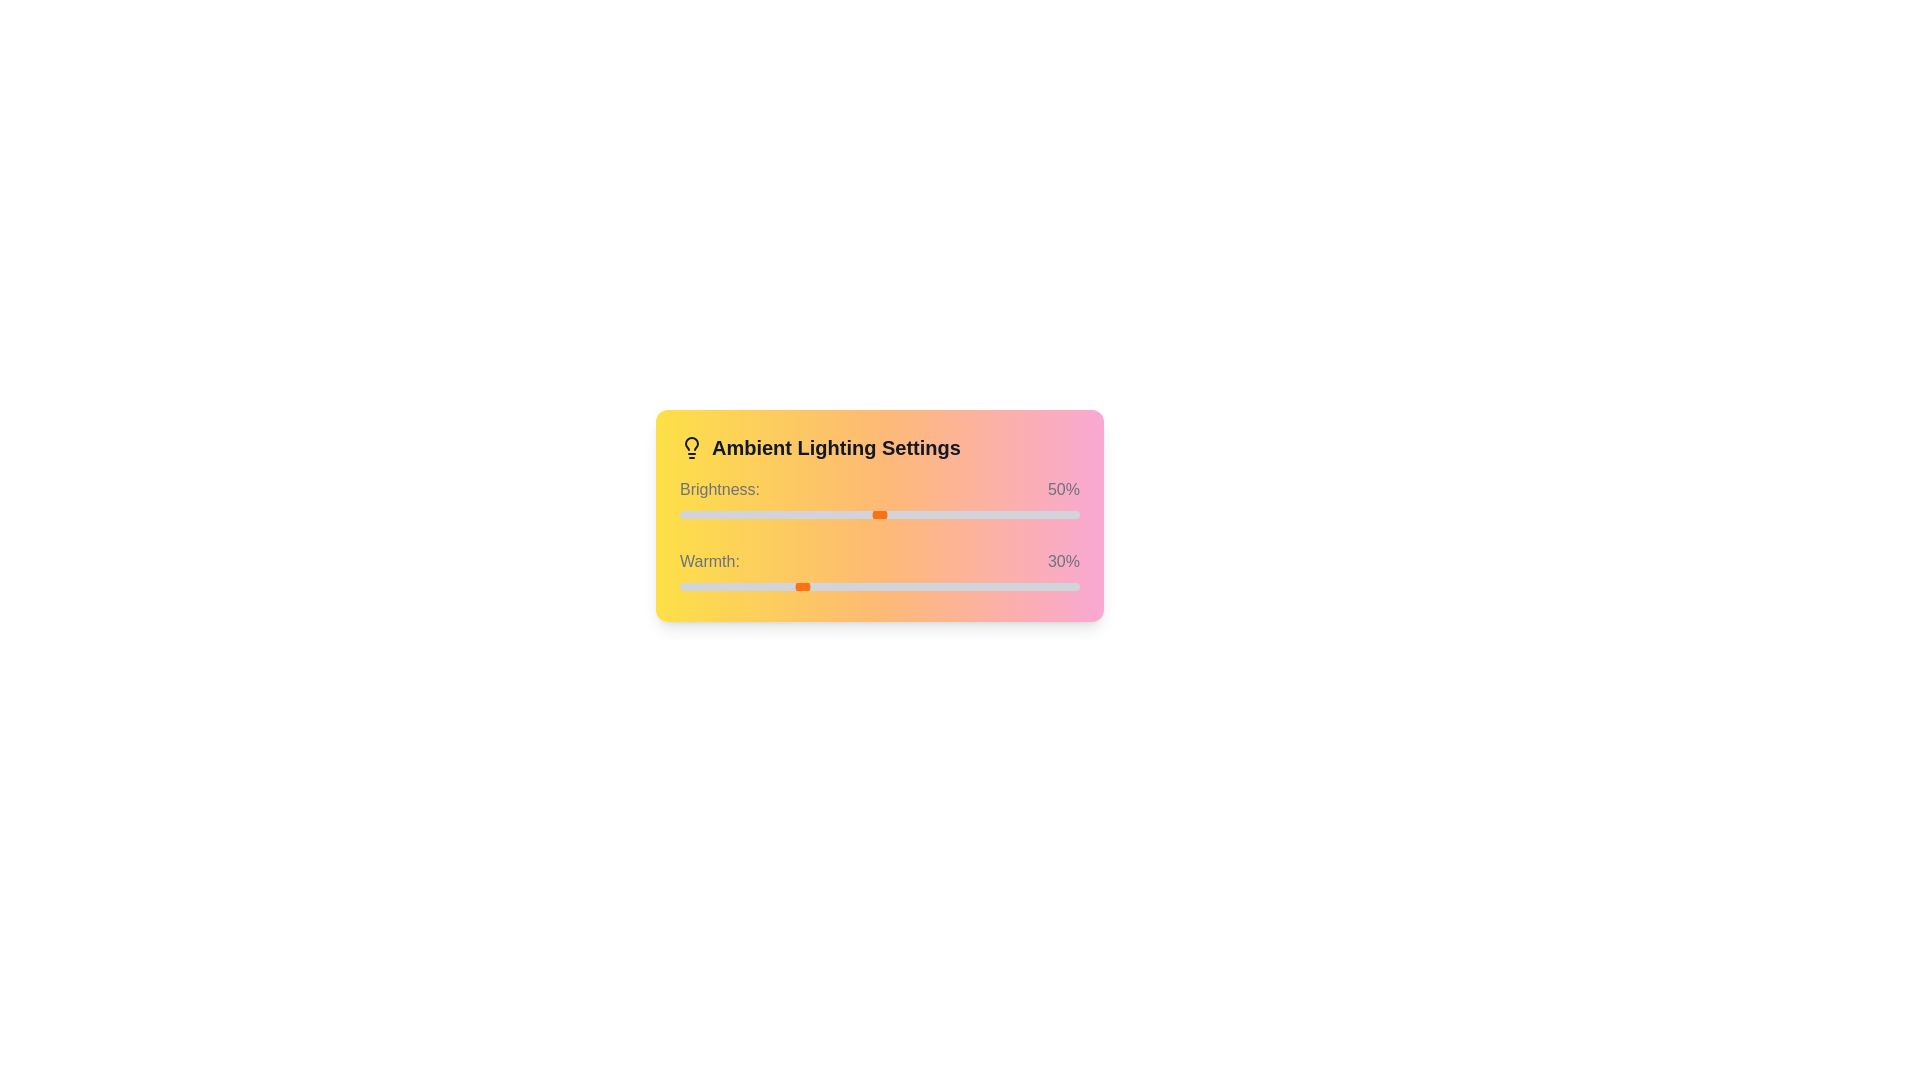  What do you see at coordinates (824, 585) in the screenshot?
I see `the warmth slider to 36%` at bounding box center [824, 585].